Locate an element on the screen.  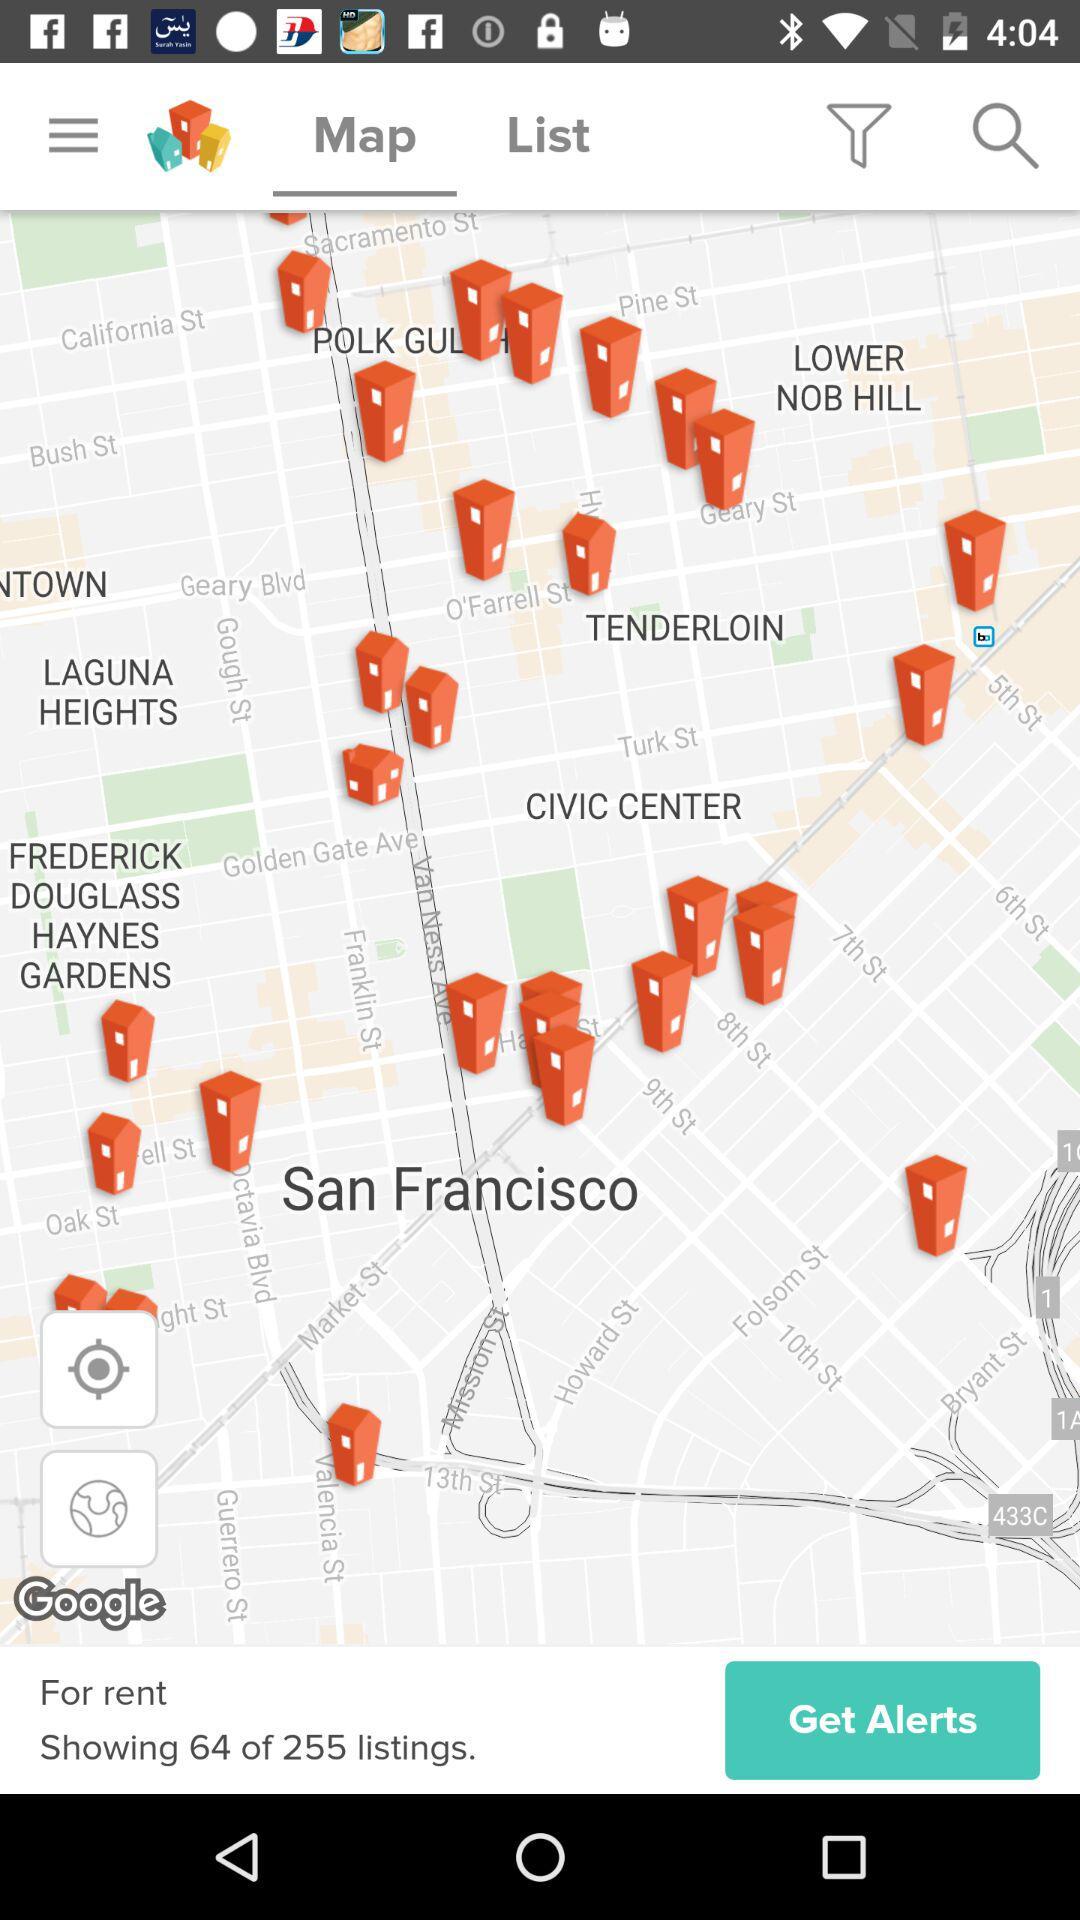
the icon to the right of the showing 64 of item is located at coordinates (881, 1719).